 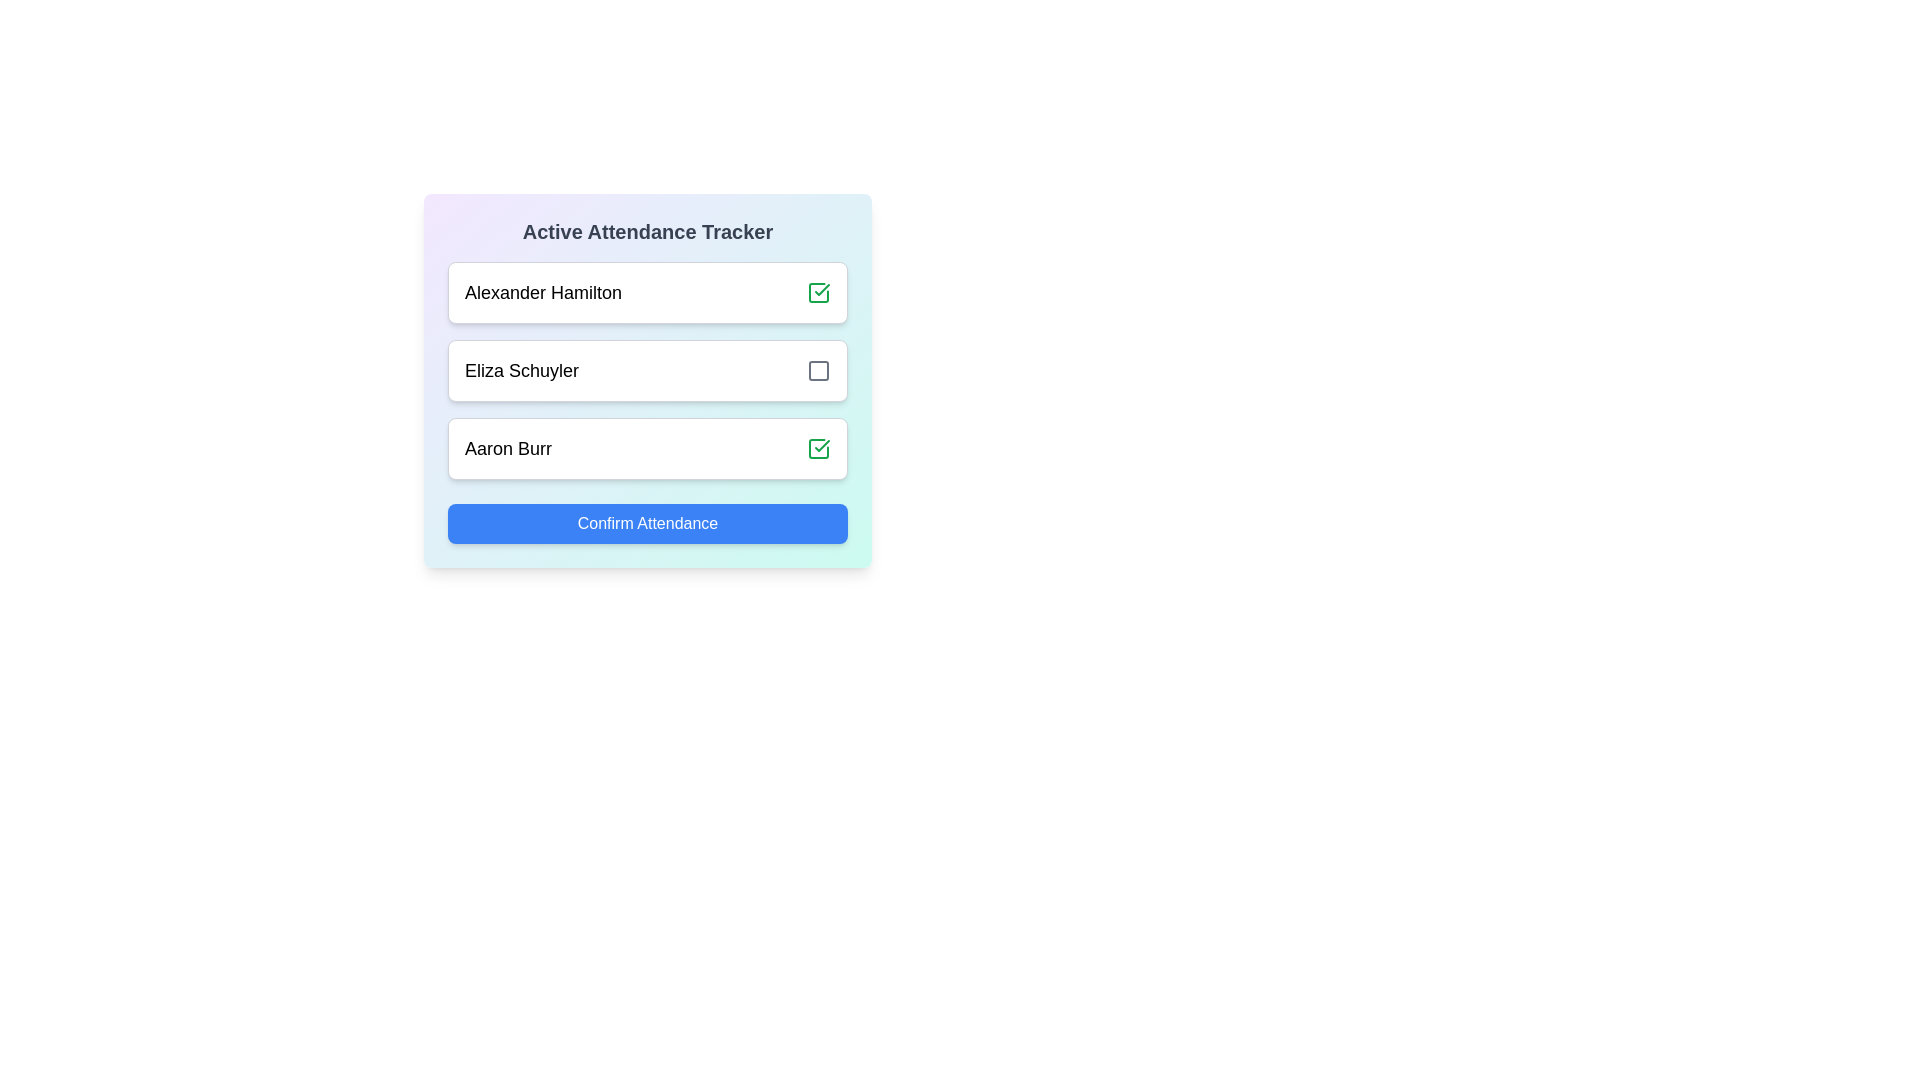 What do you see at coordinates (648, 523) in the screenshot?
I see `'Confirm Attendance' button` at bounding box center [648, 523].